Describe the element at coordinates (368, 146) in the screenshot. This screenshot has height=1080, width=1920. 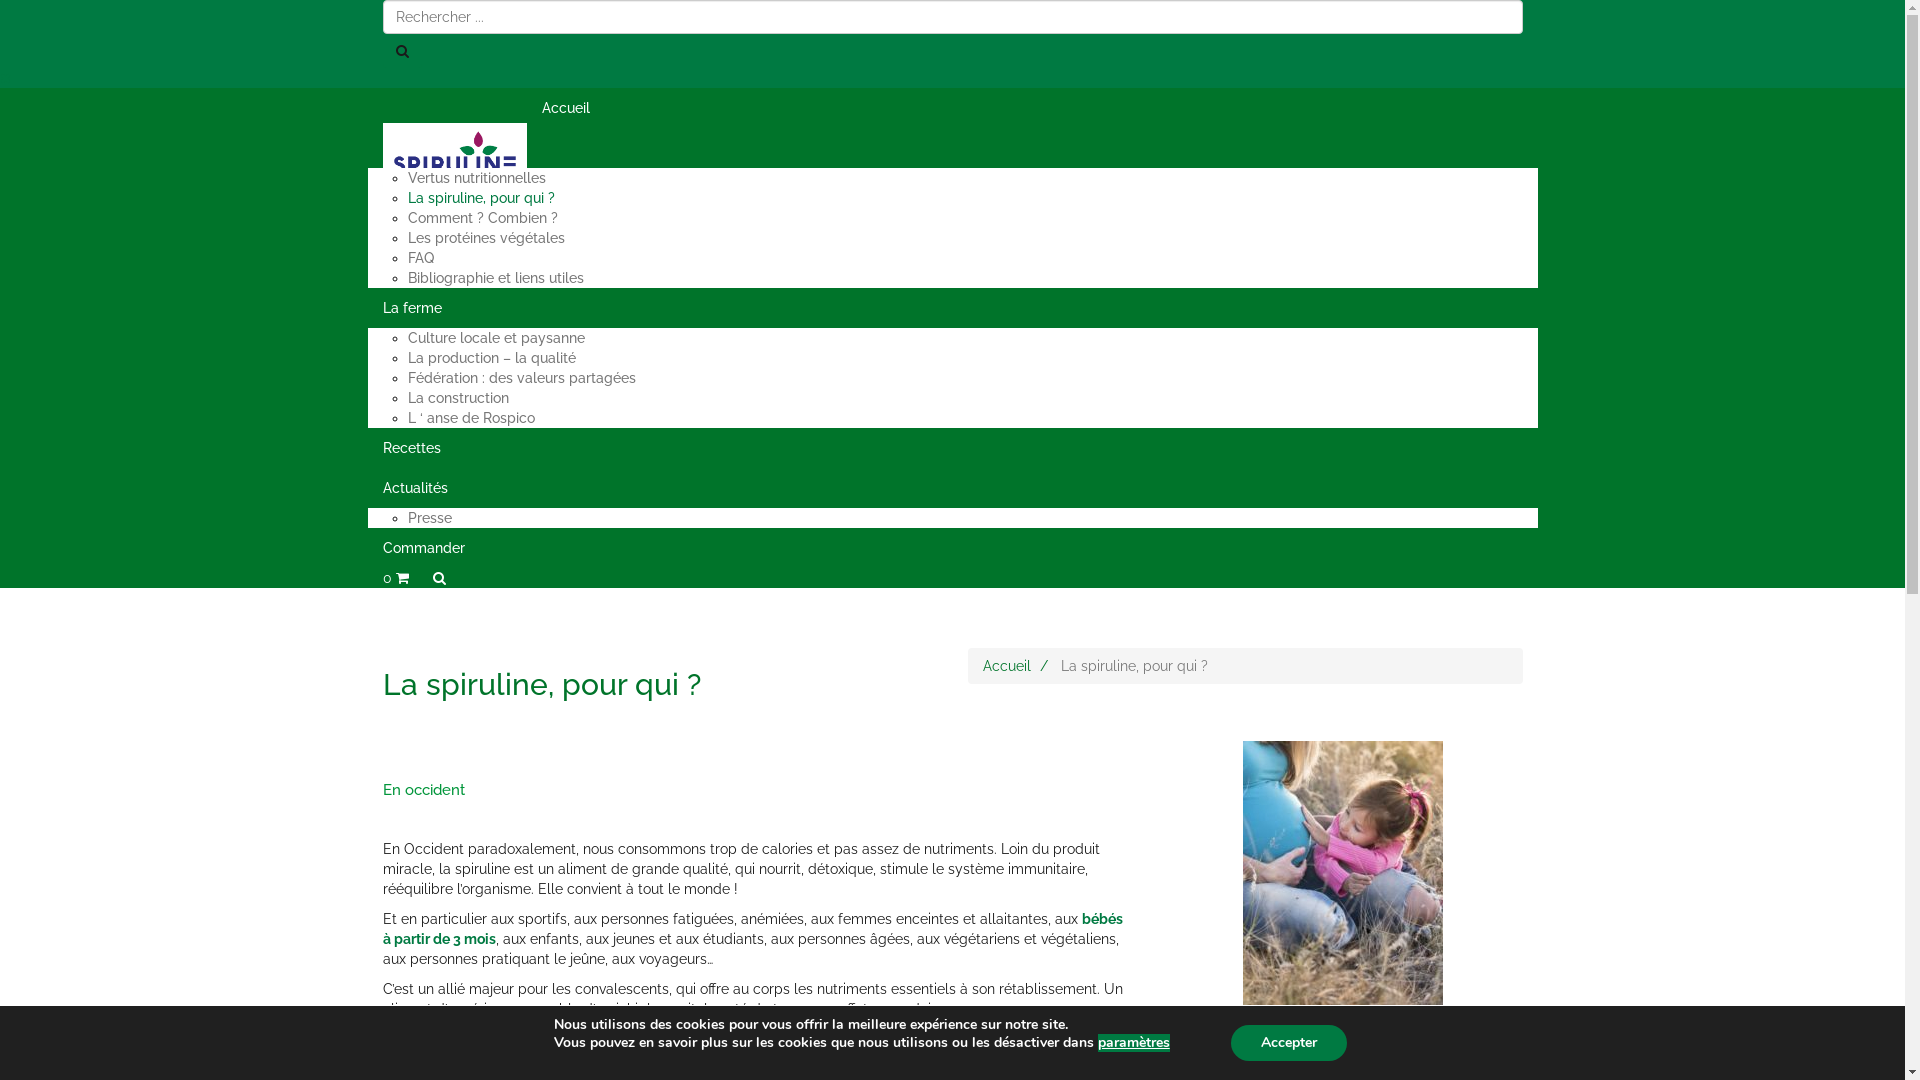
I see `'La spiruline'` at that location.